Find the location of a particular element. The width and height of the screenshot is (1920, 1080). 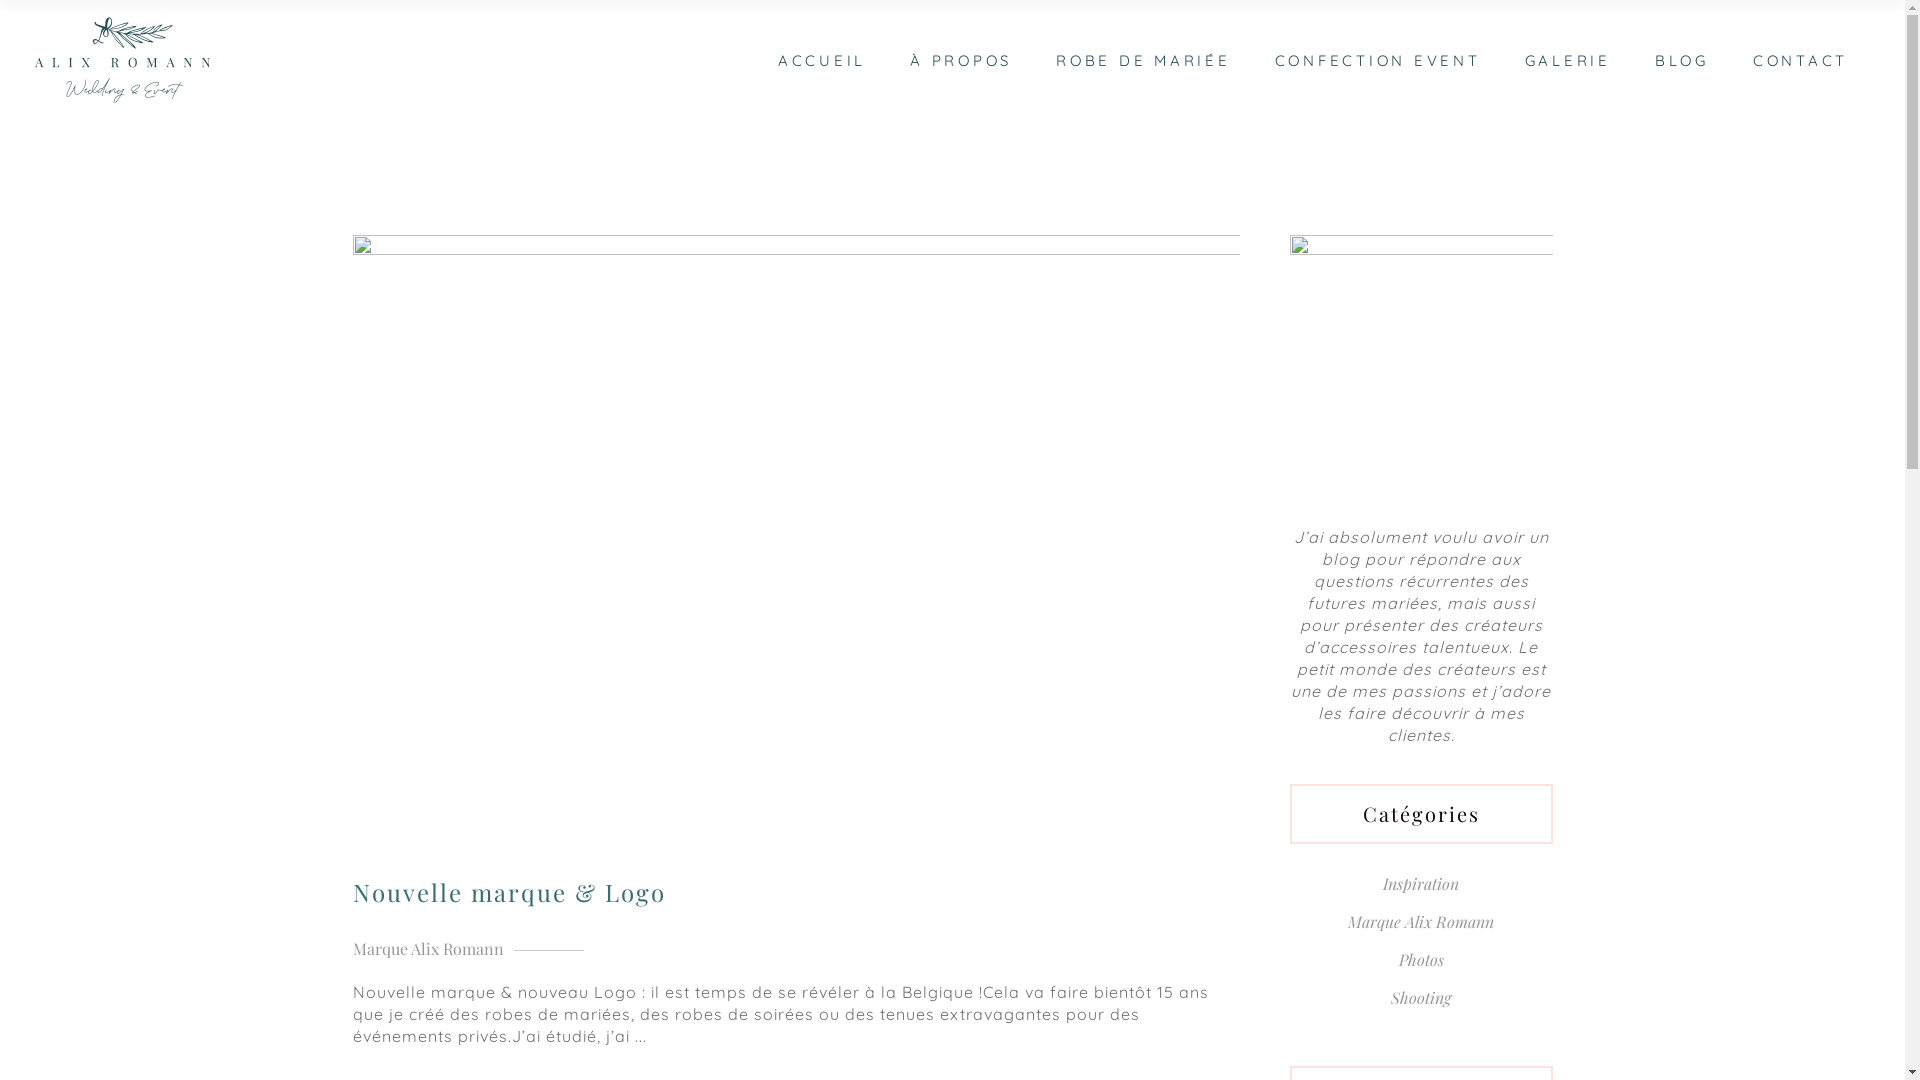

'Shooting' is located at coordinates (1419, 996).